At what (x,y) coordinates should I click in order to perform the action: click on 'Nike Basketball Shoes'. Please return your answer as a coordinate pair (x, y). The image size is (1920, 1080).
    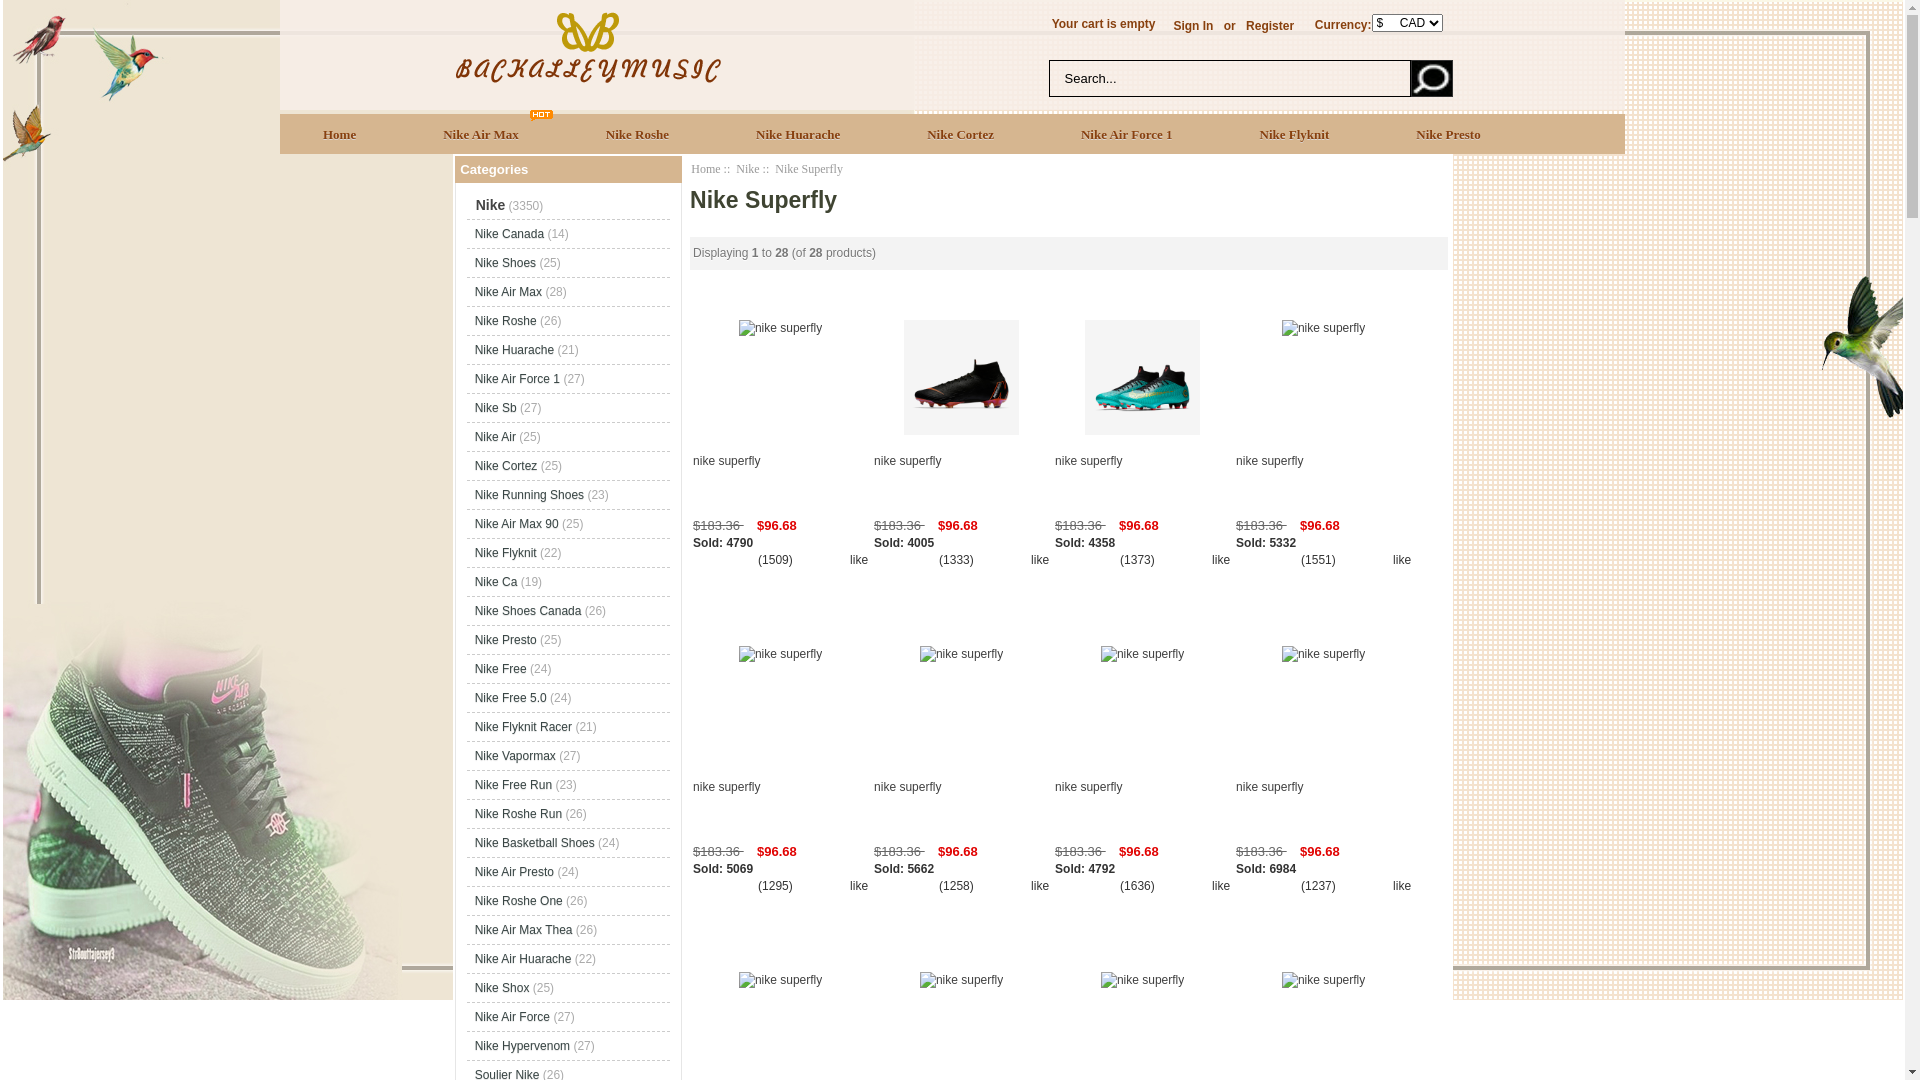
    Looking at the image, I should click on (534, 843).